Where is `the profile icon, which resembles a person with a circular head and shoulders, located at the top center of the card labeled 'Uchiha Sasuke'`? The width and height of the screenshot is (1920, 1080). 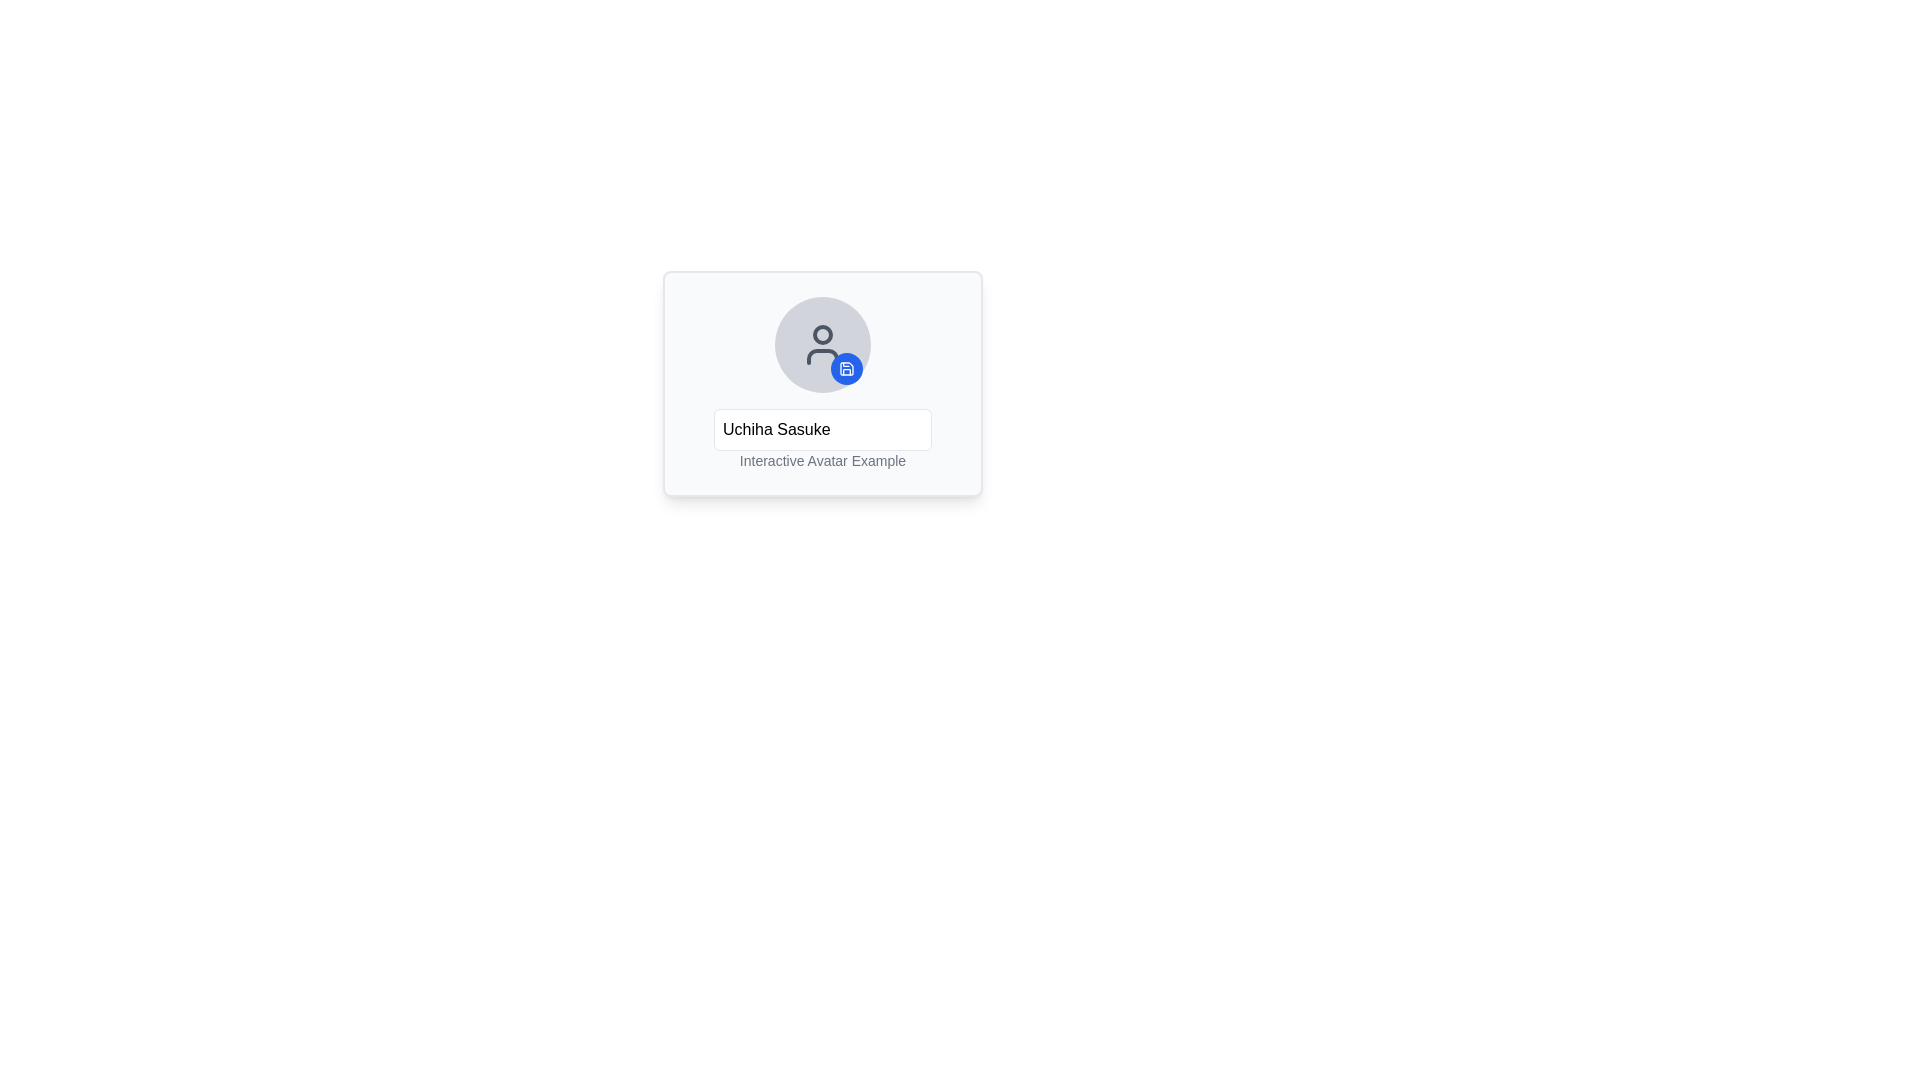
the profile icon, which resembles a person with a circular head and shoulders, located at the top center of the card labeled 'Uchiha Sasuke' is located at coordinates (822, 343).